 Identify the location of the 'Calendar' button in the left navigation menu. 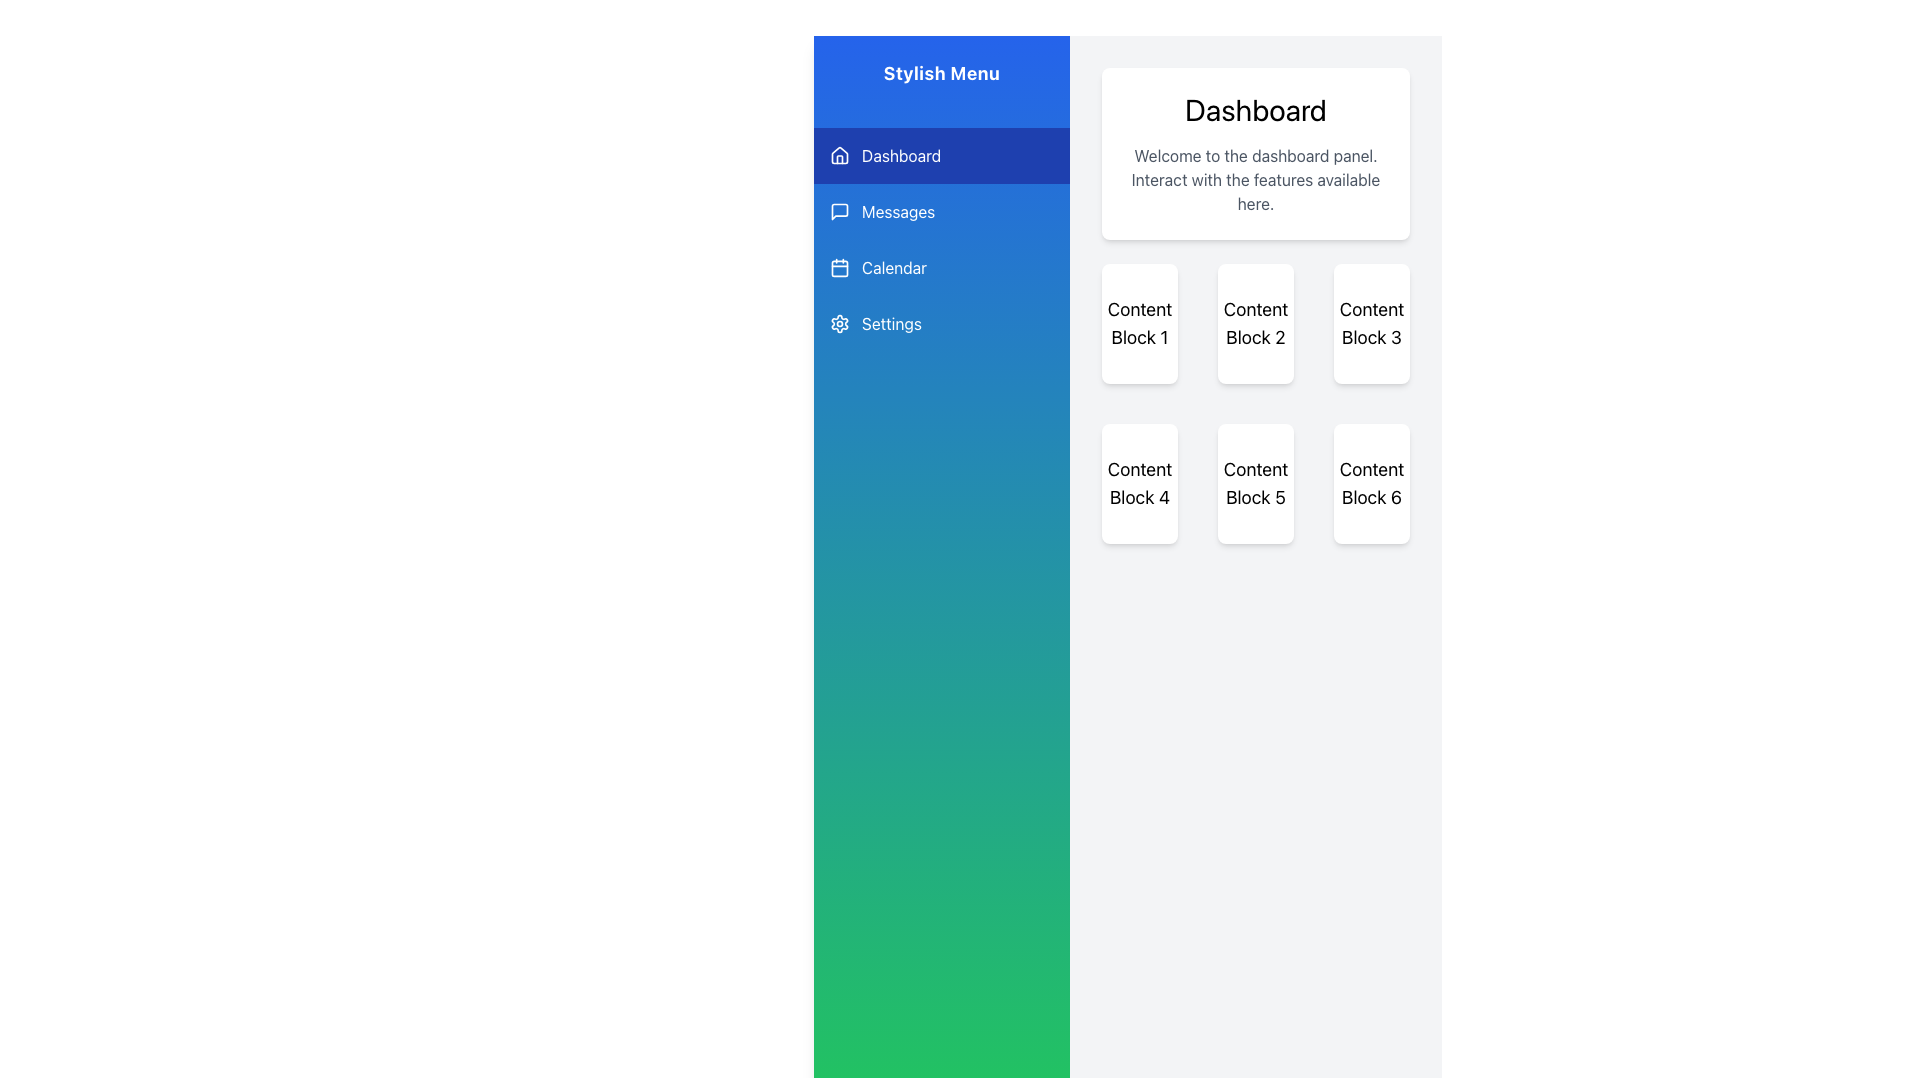
(940, 266).